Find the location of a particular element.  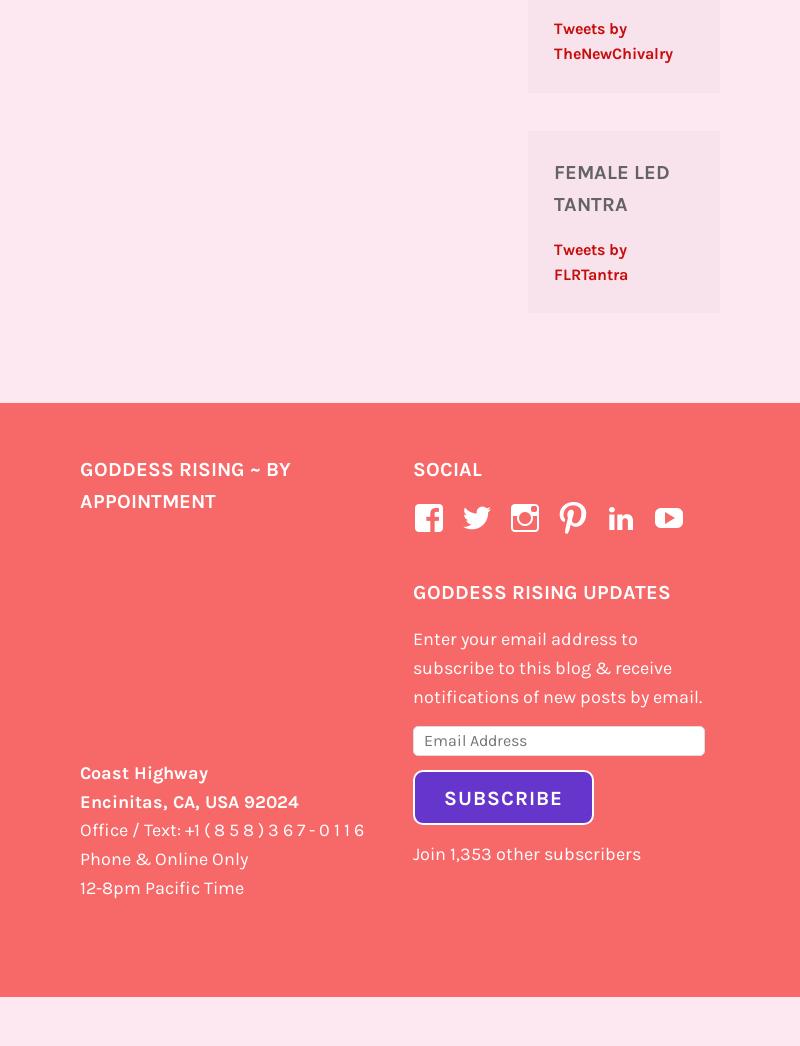

'Coast Highway' is located at coordinates (144, 770).